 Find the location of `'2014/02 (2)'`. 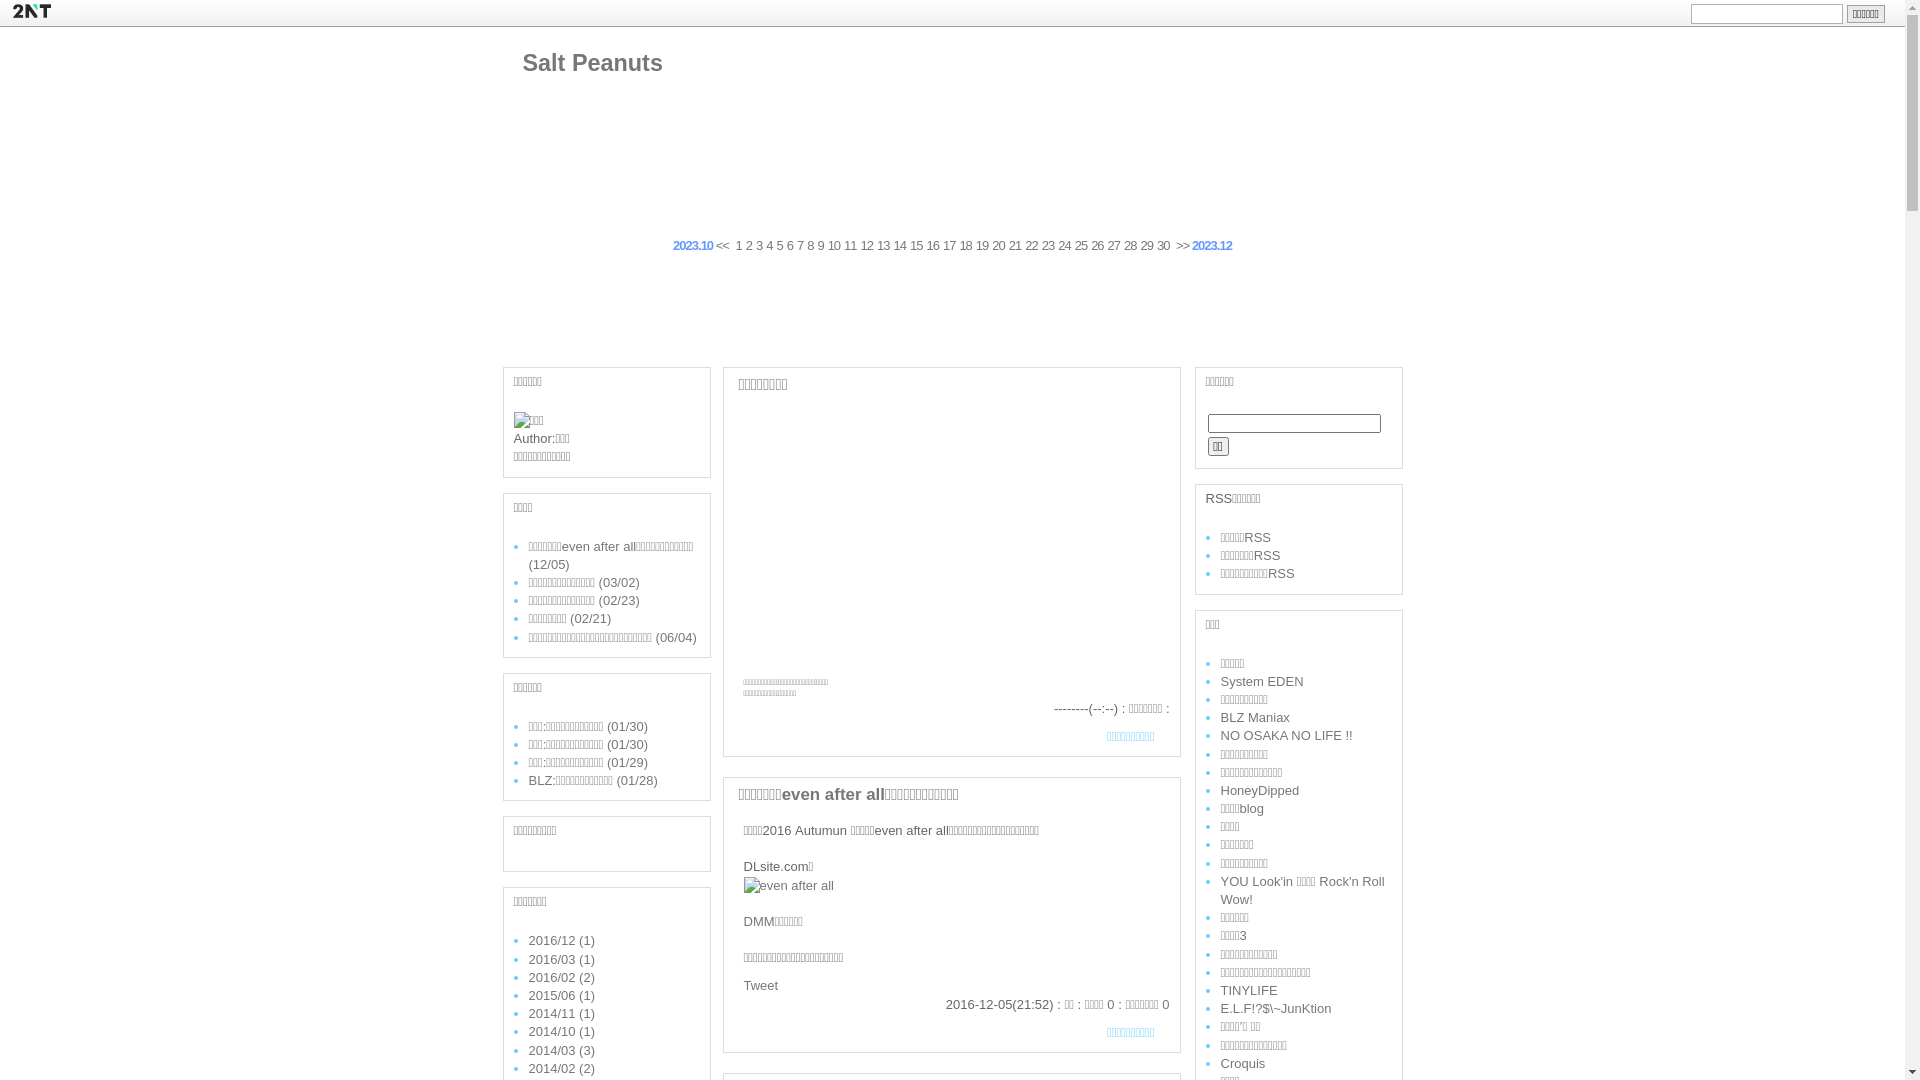

'2014/02 (2)' is located at coordinates (560, 1067).